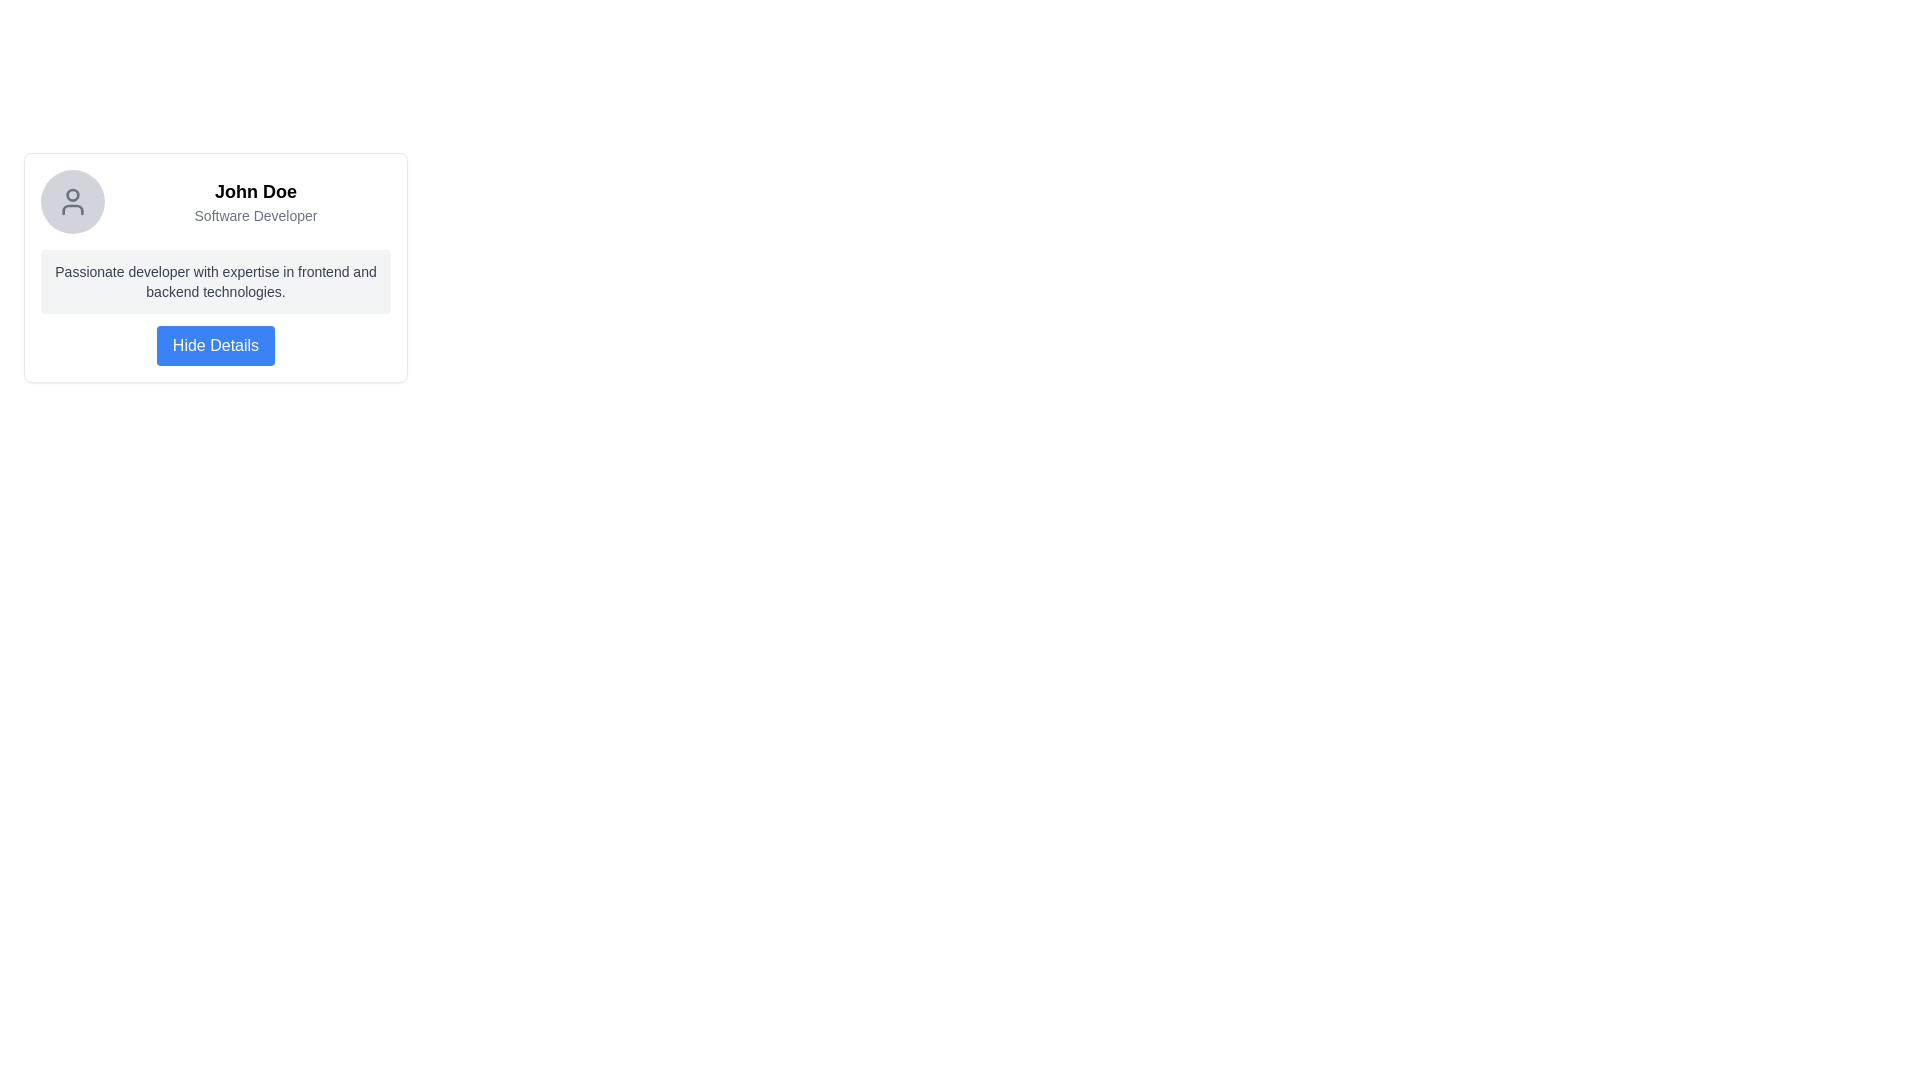  I want to click on the Text Block containing the name 'John Doe' and job title 'Software Developer' by moving the cursor to its center point, so click(254, 201).